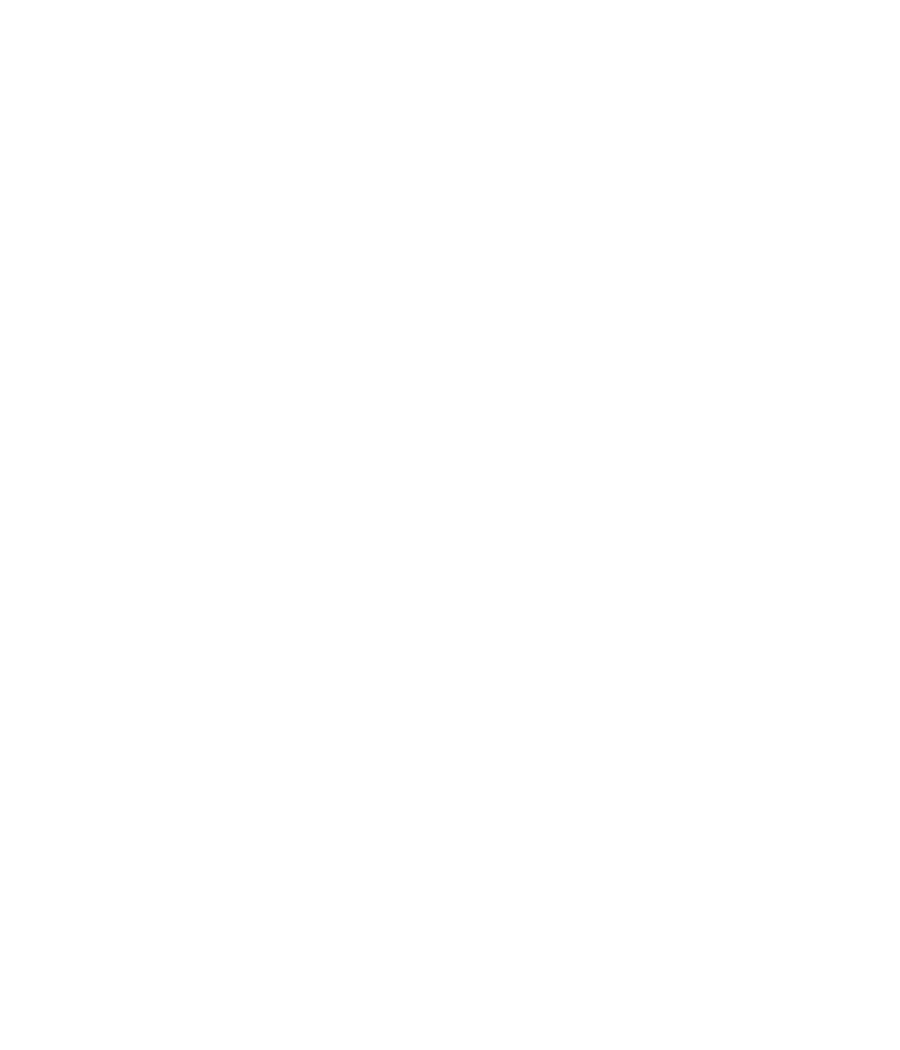 This screenshot has height=1050, width=900. Describe the element at coordinates (99, 203) in the screenshot. I see `'Media Vision USA'` at that location.